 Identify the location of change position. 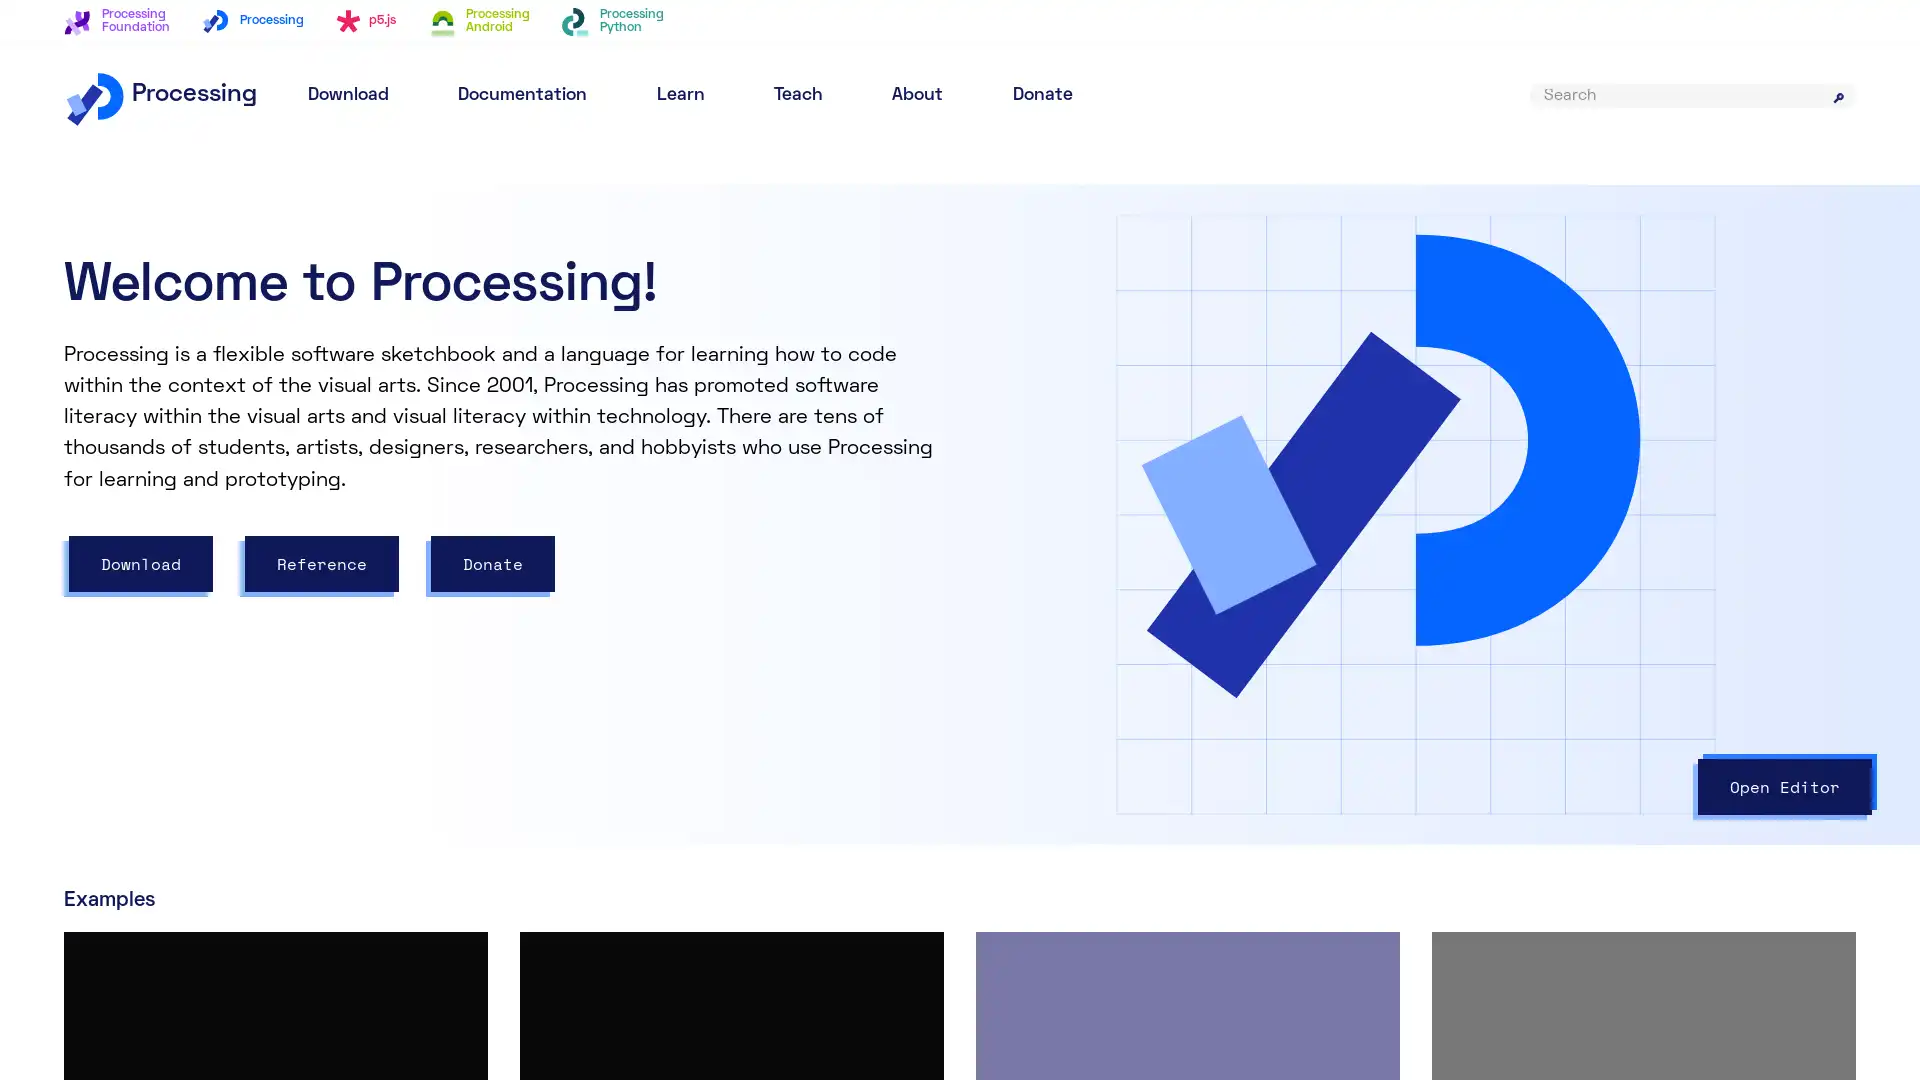
(1525, 548).